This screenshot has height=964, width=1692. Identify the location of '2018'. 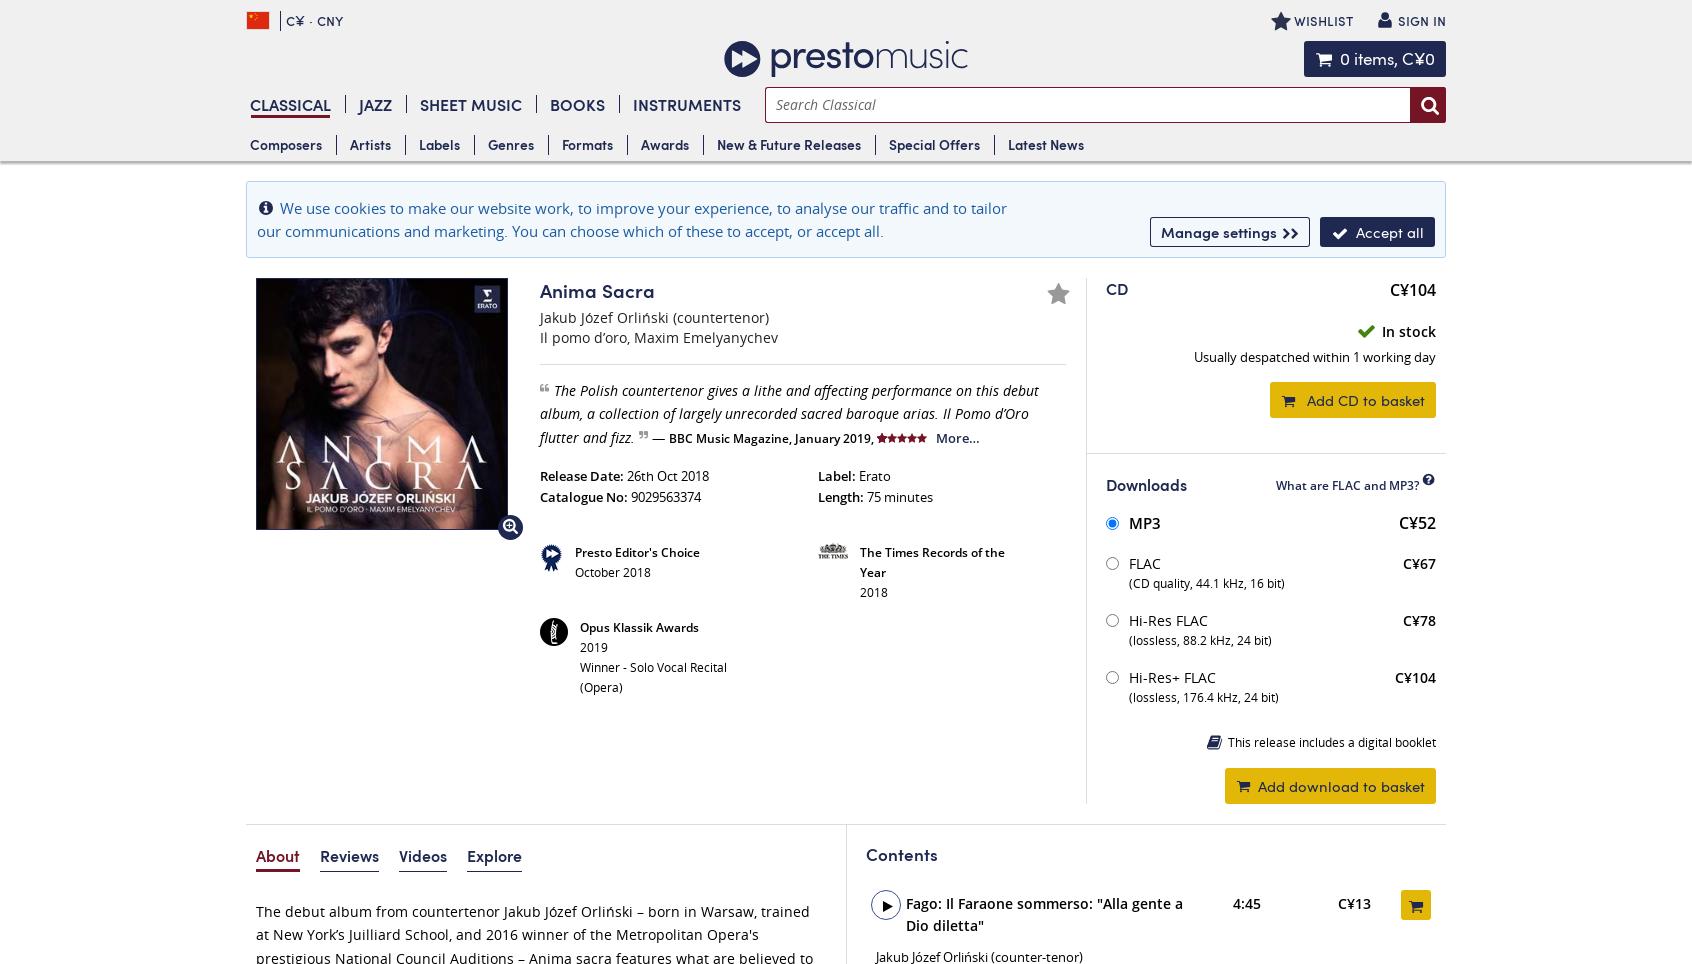
(872, 591).